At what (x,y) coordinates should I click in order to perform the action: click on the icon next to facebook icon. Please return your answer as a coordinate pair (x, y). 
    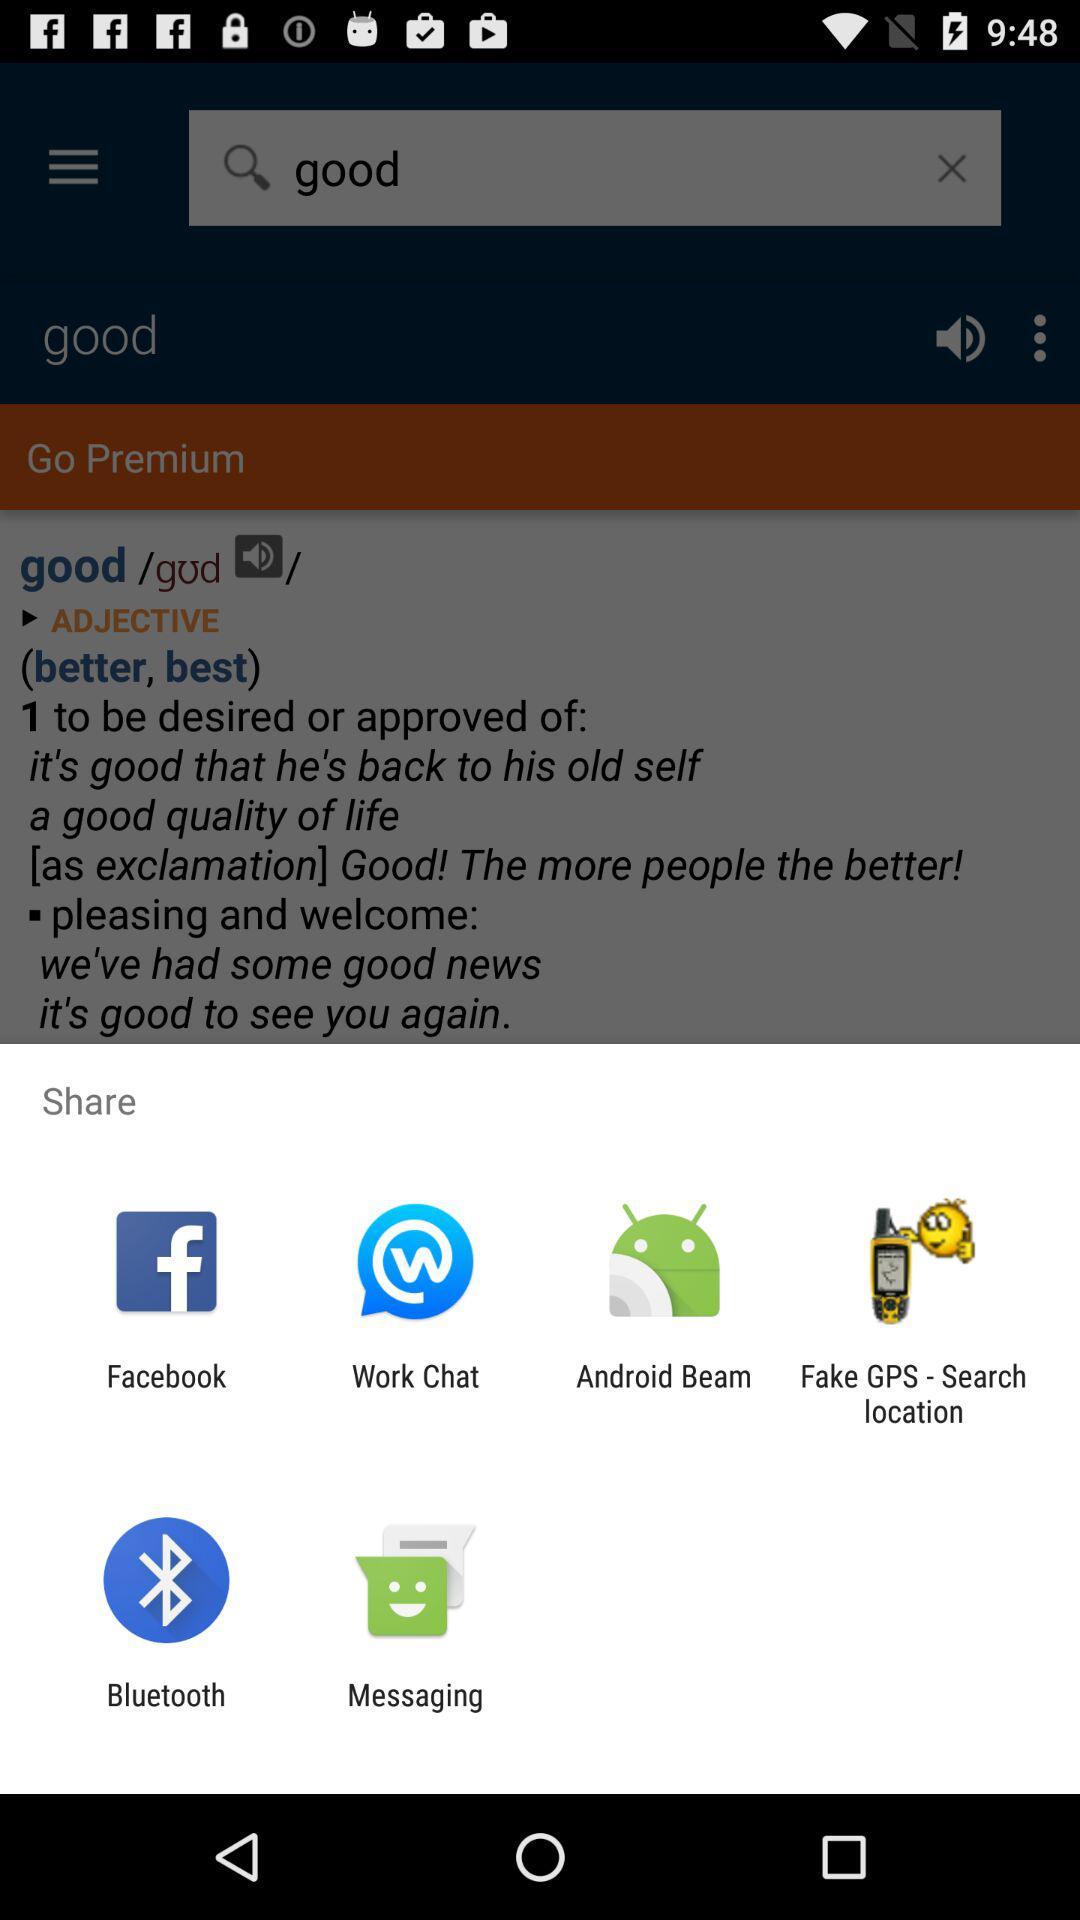
    Looking at the image, I should click on (414, 1392).